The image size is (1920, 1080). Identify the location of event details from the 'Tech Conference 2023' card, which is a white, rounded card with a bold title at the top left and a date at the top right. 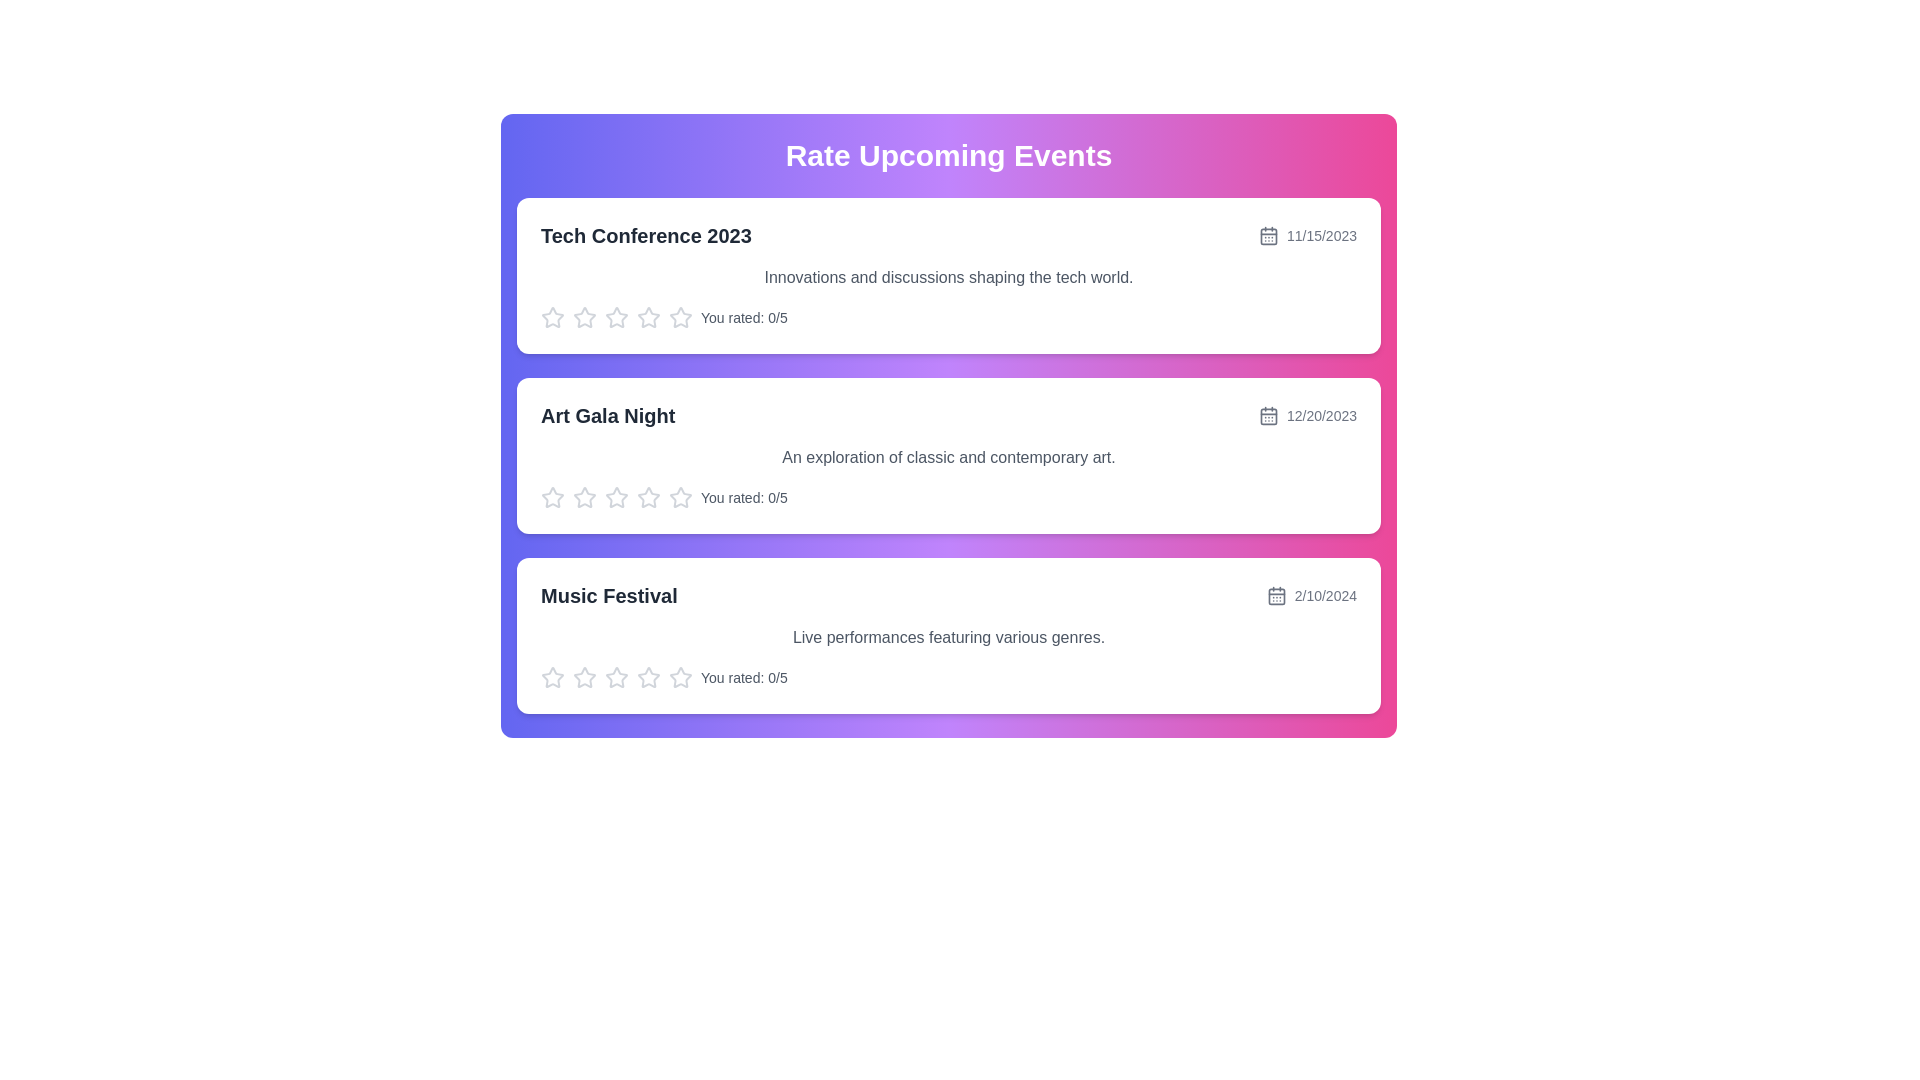
(948, 276).